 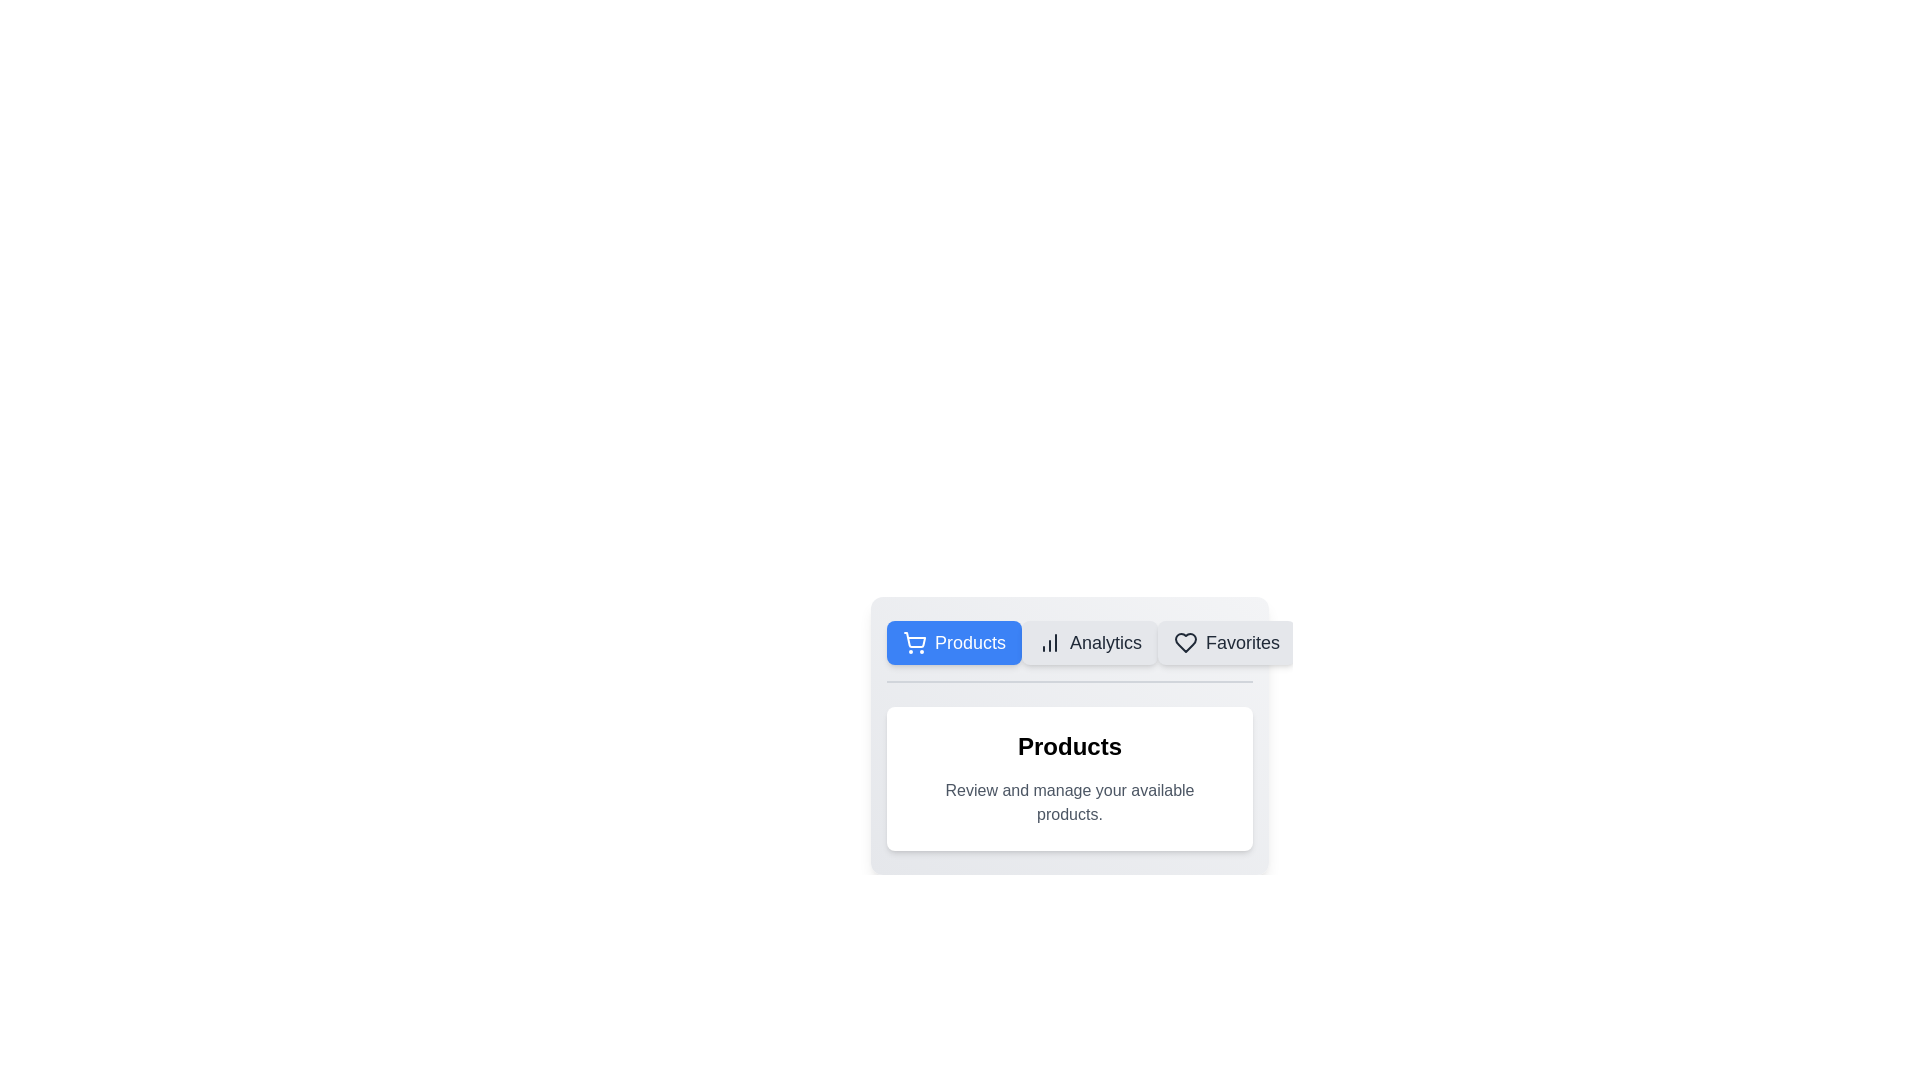 I want to click on the 'Products' button surrounding the shopping cart icon, which is styled with a line art design and represents the main body of the cart, so click(x=914, y=640).